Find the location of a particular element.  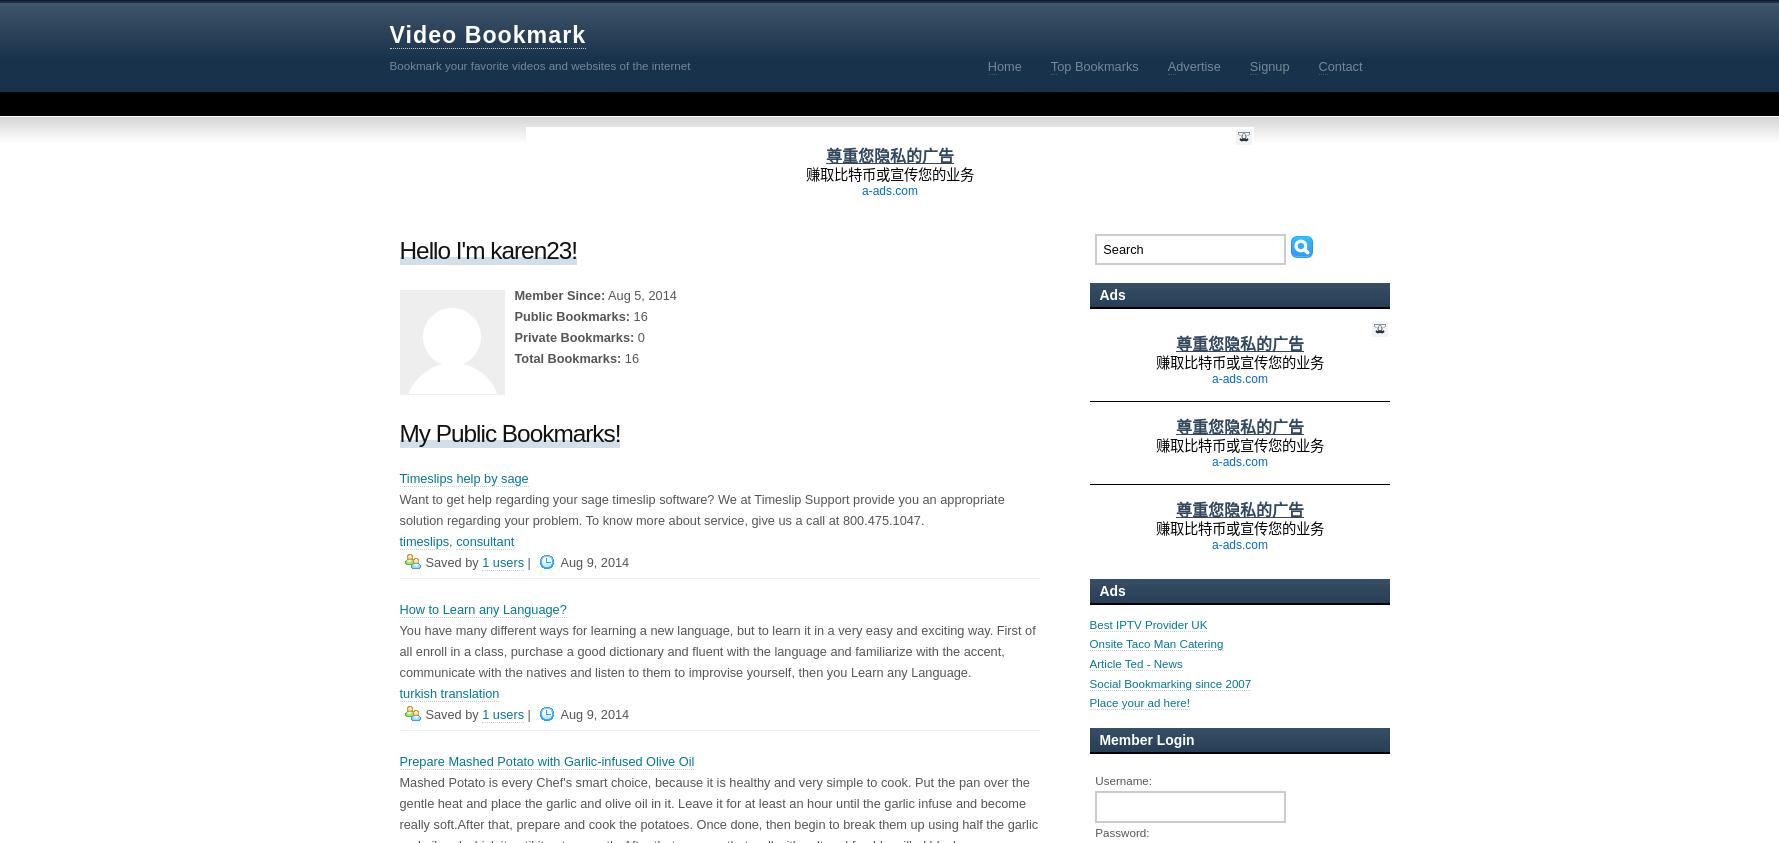

'Aug  5, 2014' is located at coordinates (639, 293).